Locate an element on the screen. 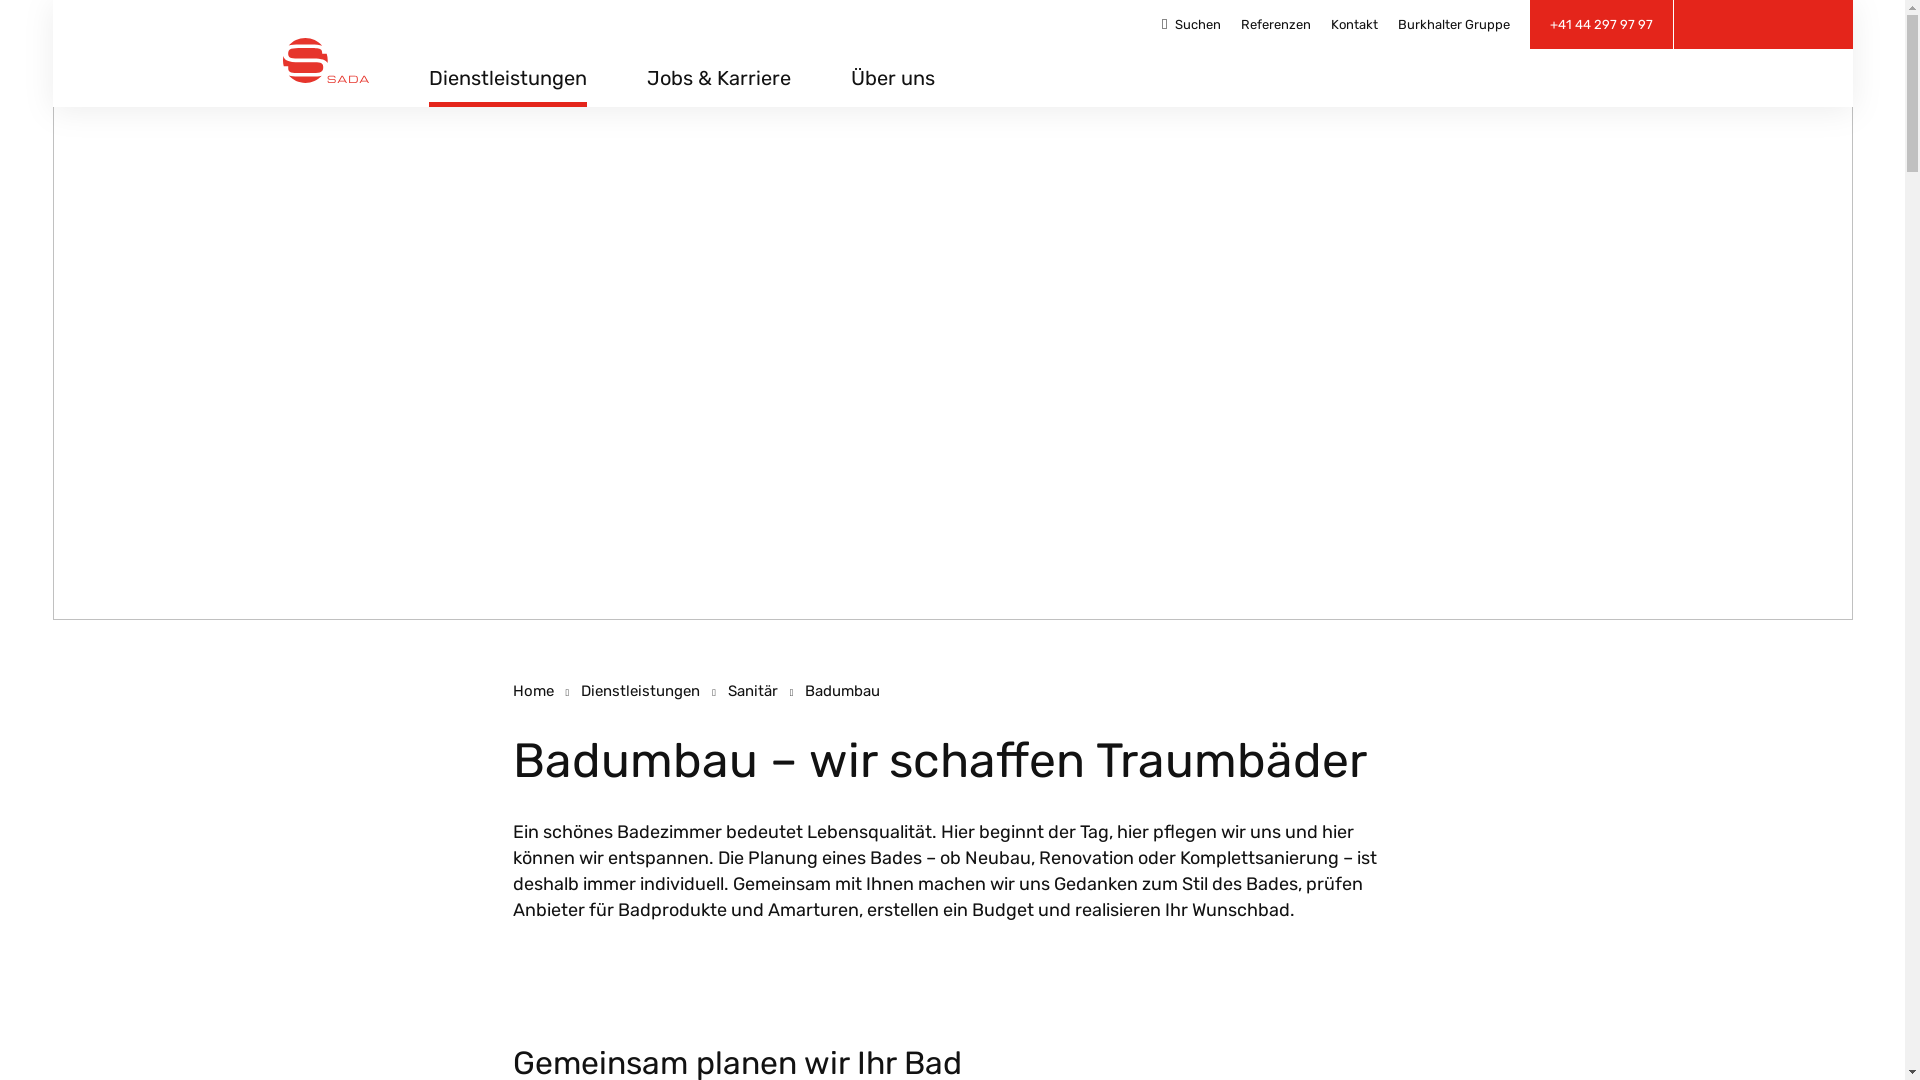 Image resolution: width=1920 pixels, height=1080 pixels. 'Burkhalter Gruppe' is located at coordinates (1454, 24).